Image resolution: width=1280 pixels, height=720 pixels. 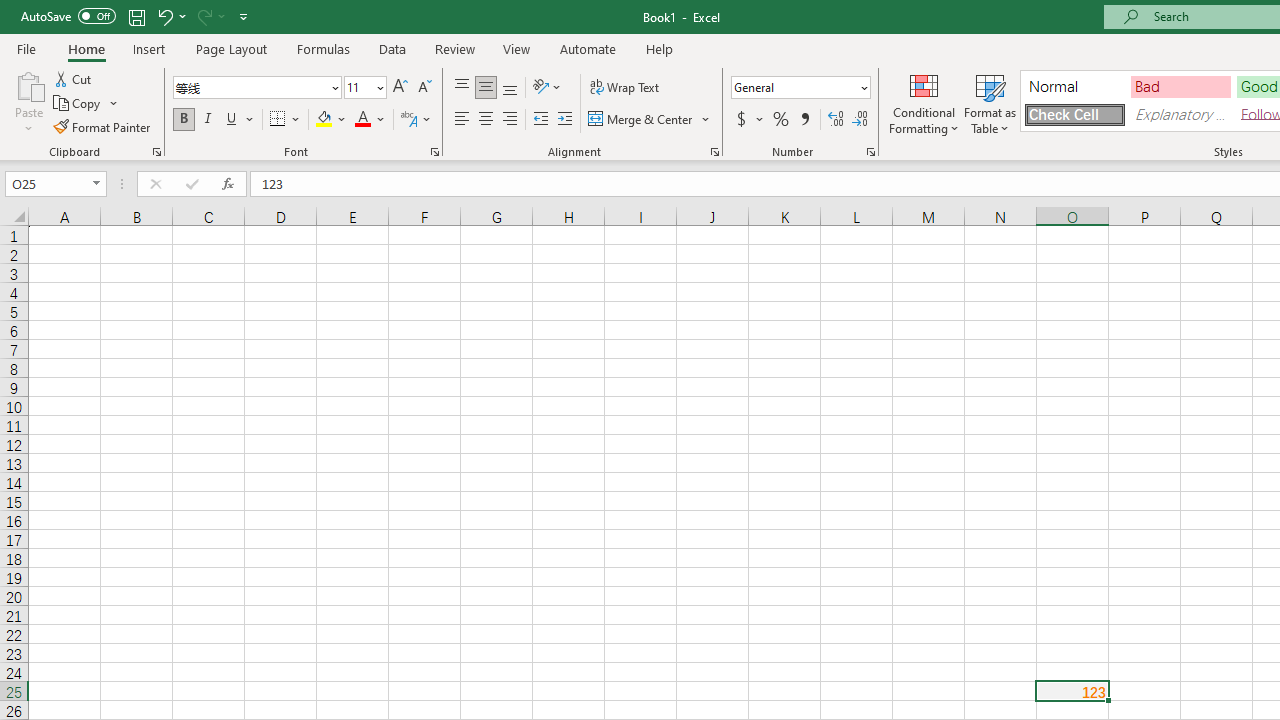 I want to click on 'Font Size', so click(x=359, y=86).